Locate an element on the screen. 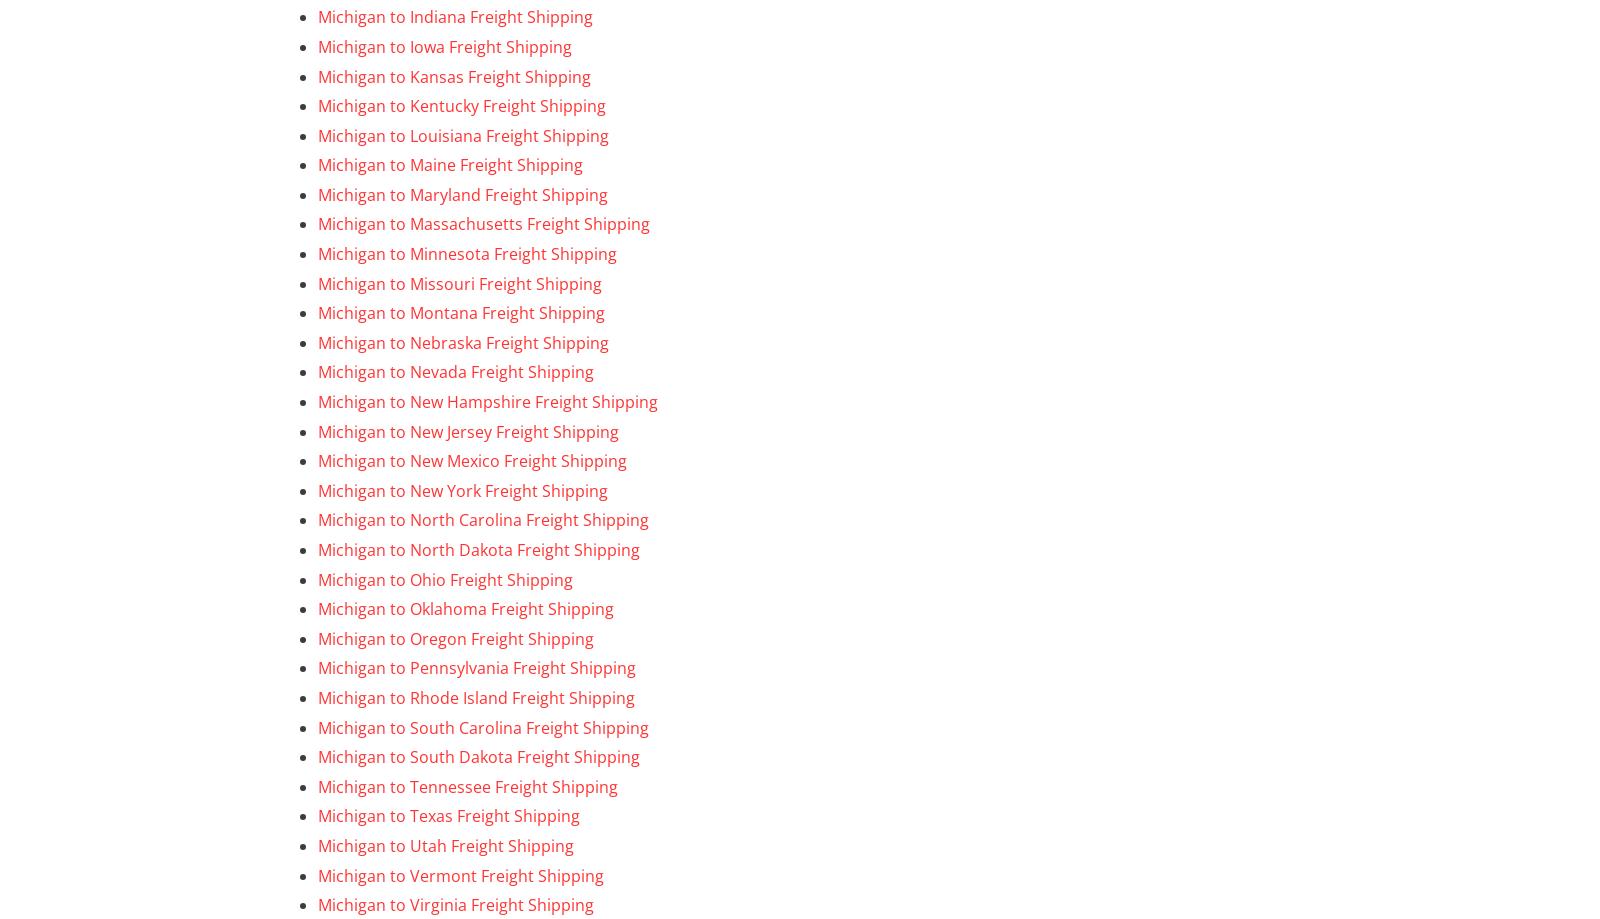 The width and height of the screenshot is (1600, 919). 'Michigan to Virginia Freight Shipping' is located at coordinates (318, 904).